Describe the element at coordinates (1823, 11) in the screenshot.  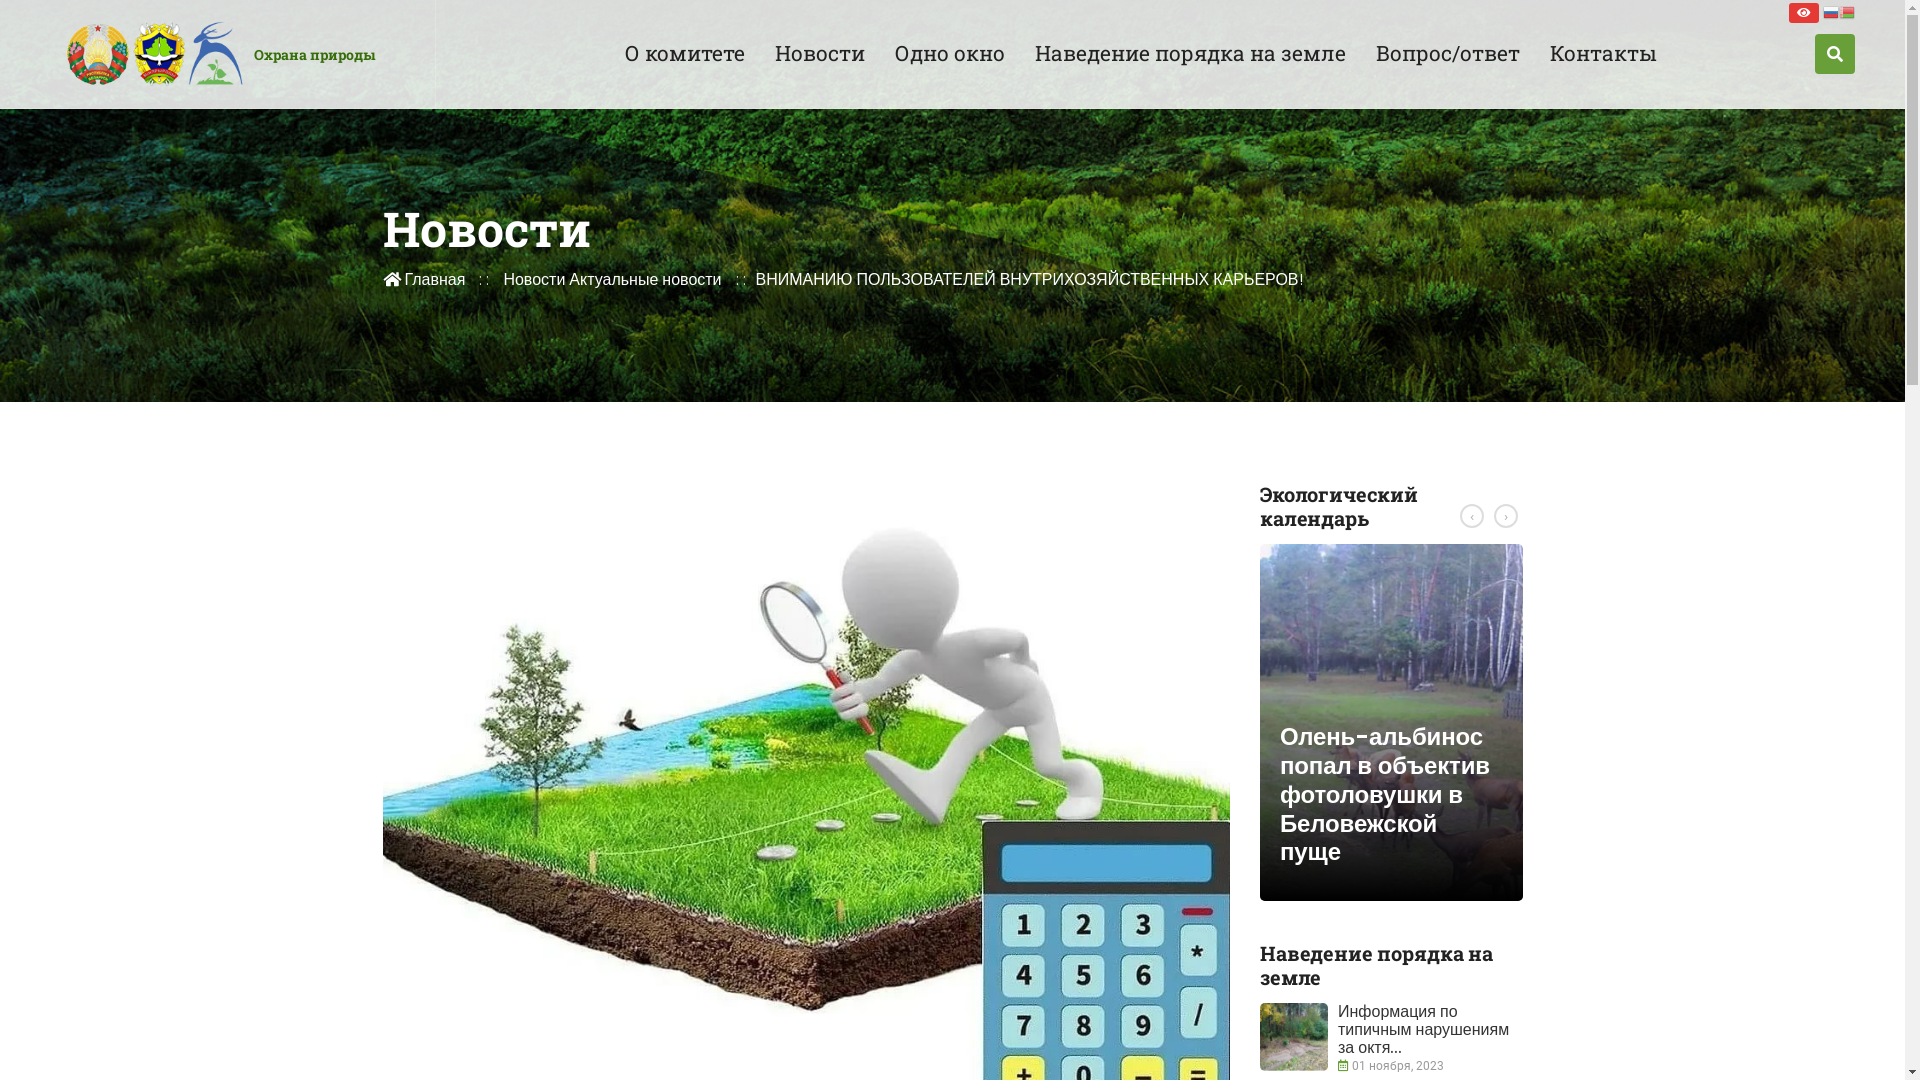
I see `'Russian'` at that location.